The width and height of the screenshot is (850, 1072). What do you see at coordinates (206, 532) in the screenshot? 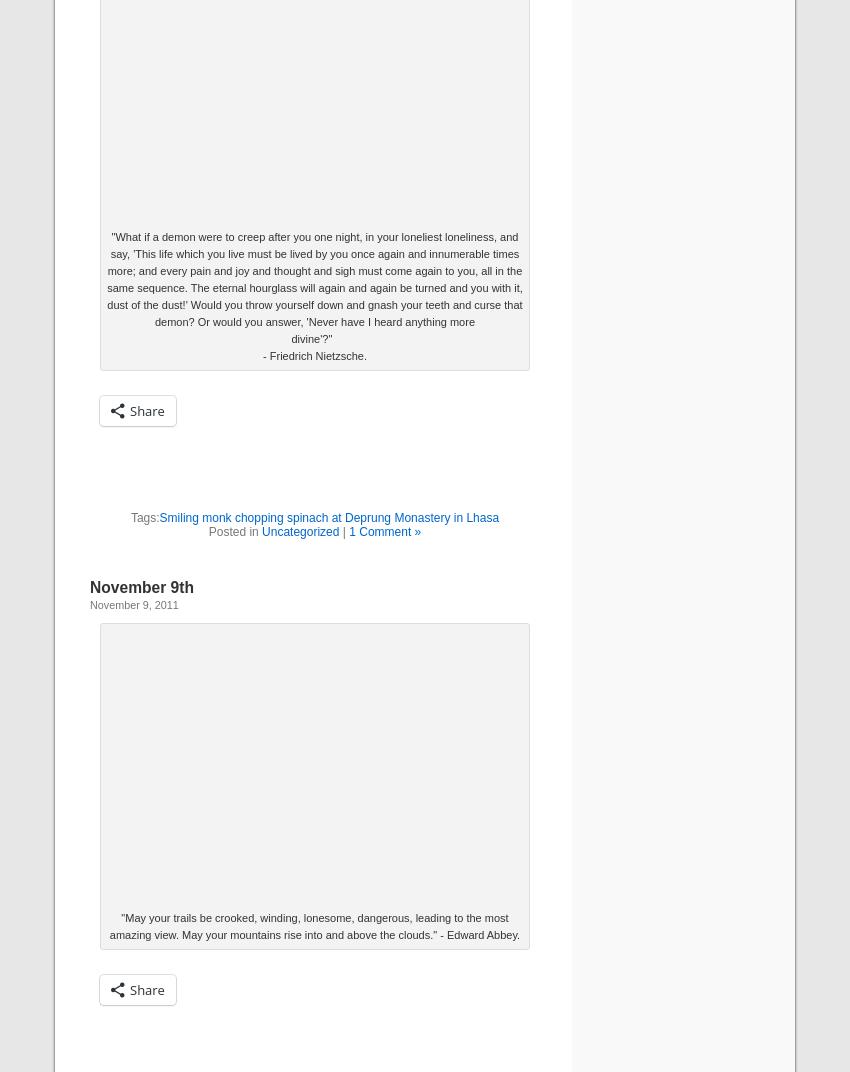
I see `'Posted in'` at bounding box center [206, 532].